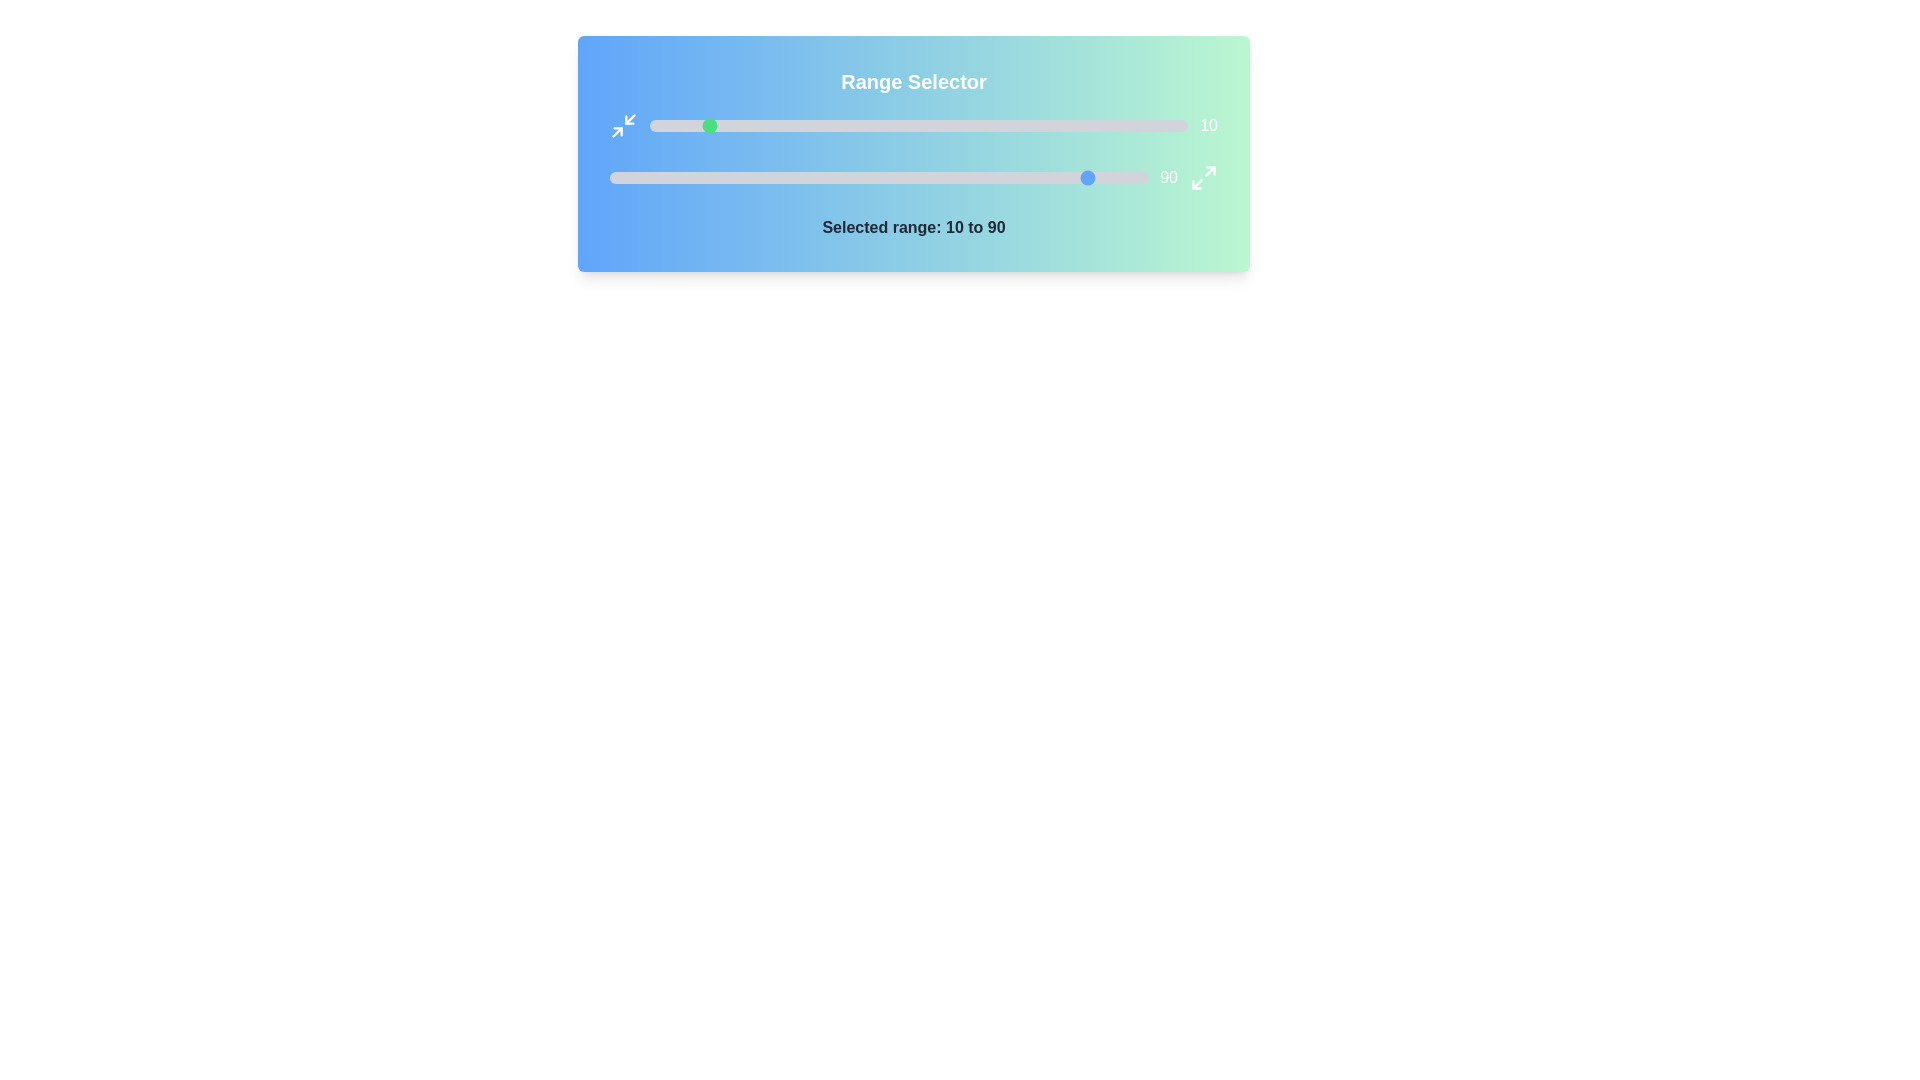  What do you see at coordinates (879, 176) in the screenshot?
I see `the horizontal range slider with a gray track and blue accent, positioned below the label '90' to trigger tooltips or focus effects` at bounding box center [879, 176].